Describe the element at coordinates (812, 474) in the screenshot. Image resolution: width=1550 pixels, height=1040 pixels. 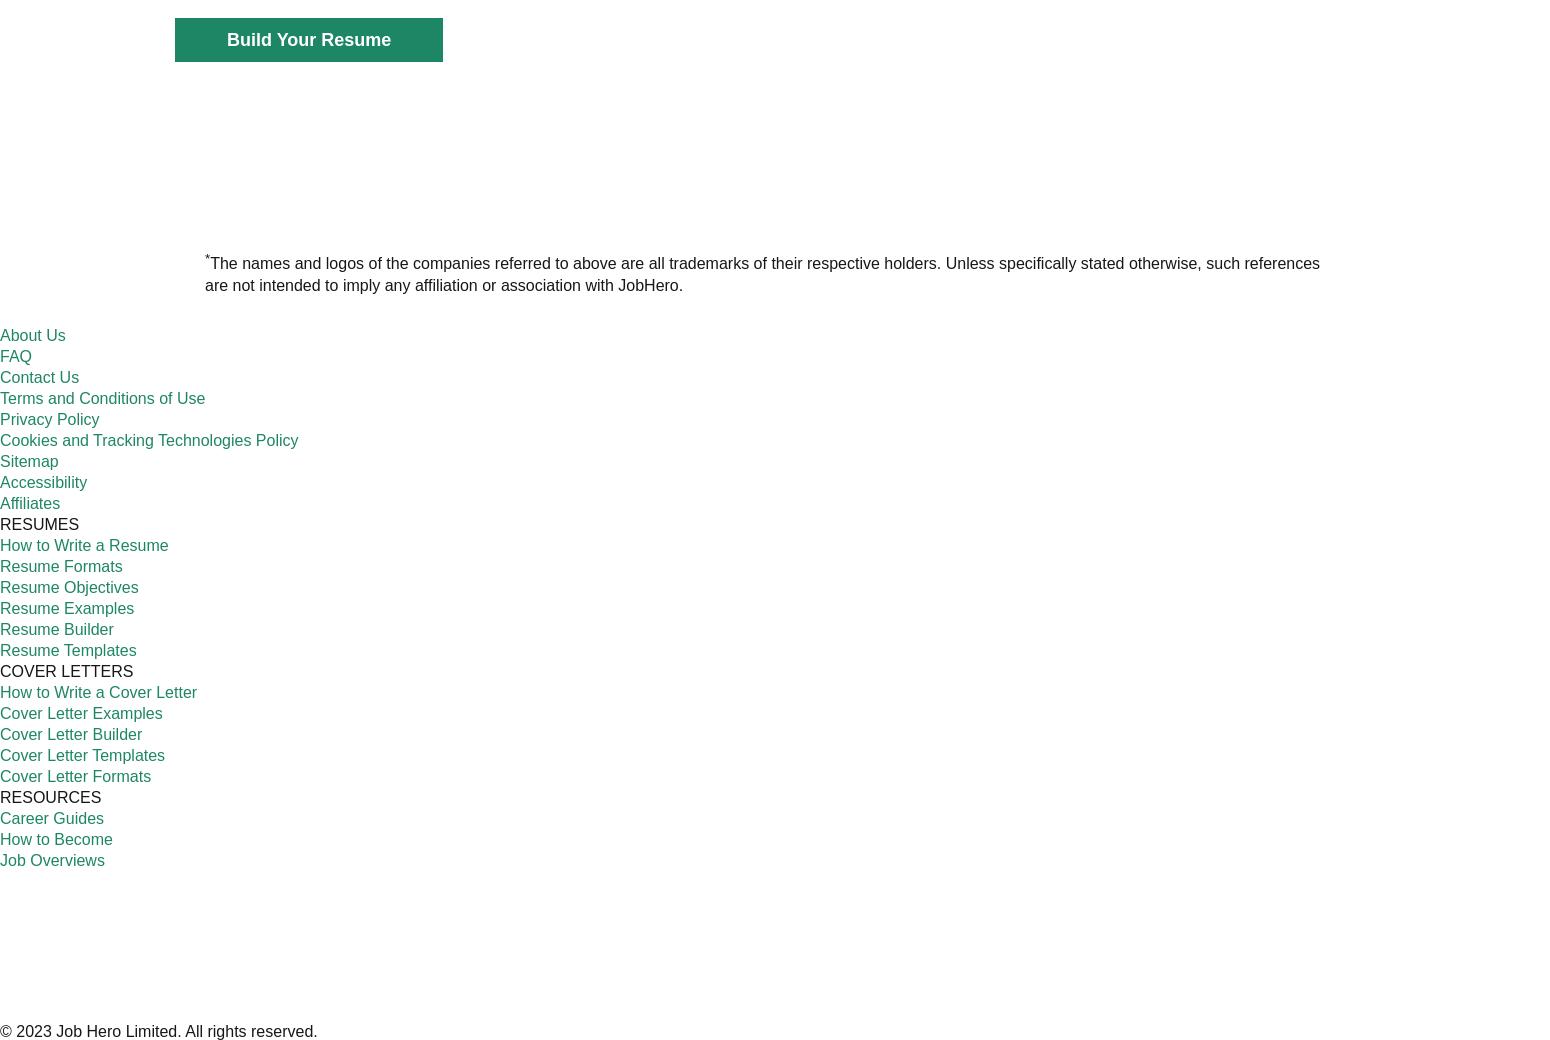
I see `'engineering cover letter samples'` at that location.